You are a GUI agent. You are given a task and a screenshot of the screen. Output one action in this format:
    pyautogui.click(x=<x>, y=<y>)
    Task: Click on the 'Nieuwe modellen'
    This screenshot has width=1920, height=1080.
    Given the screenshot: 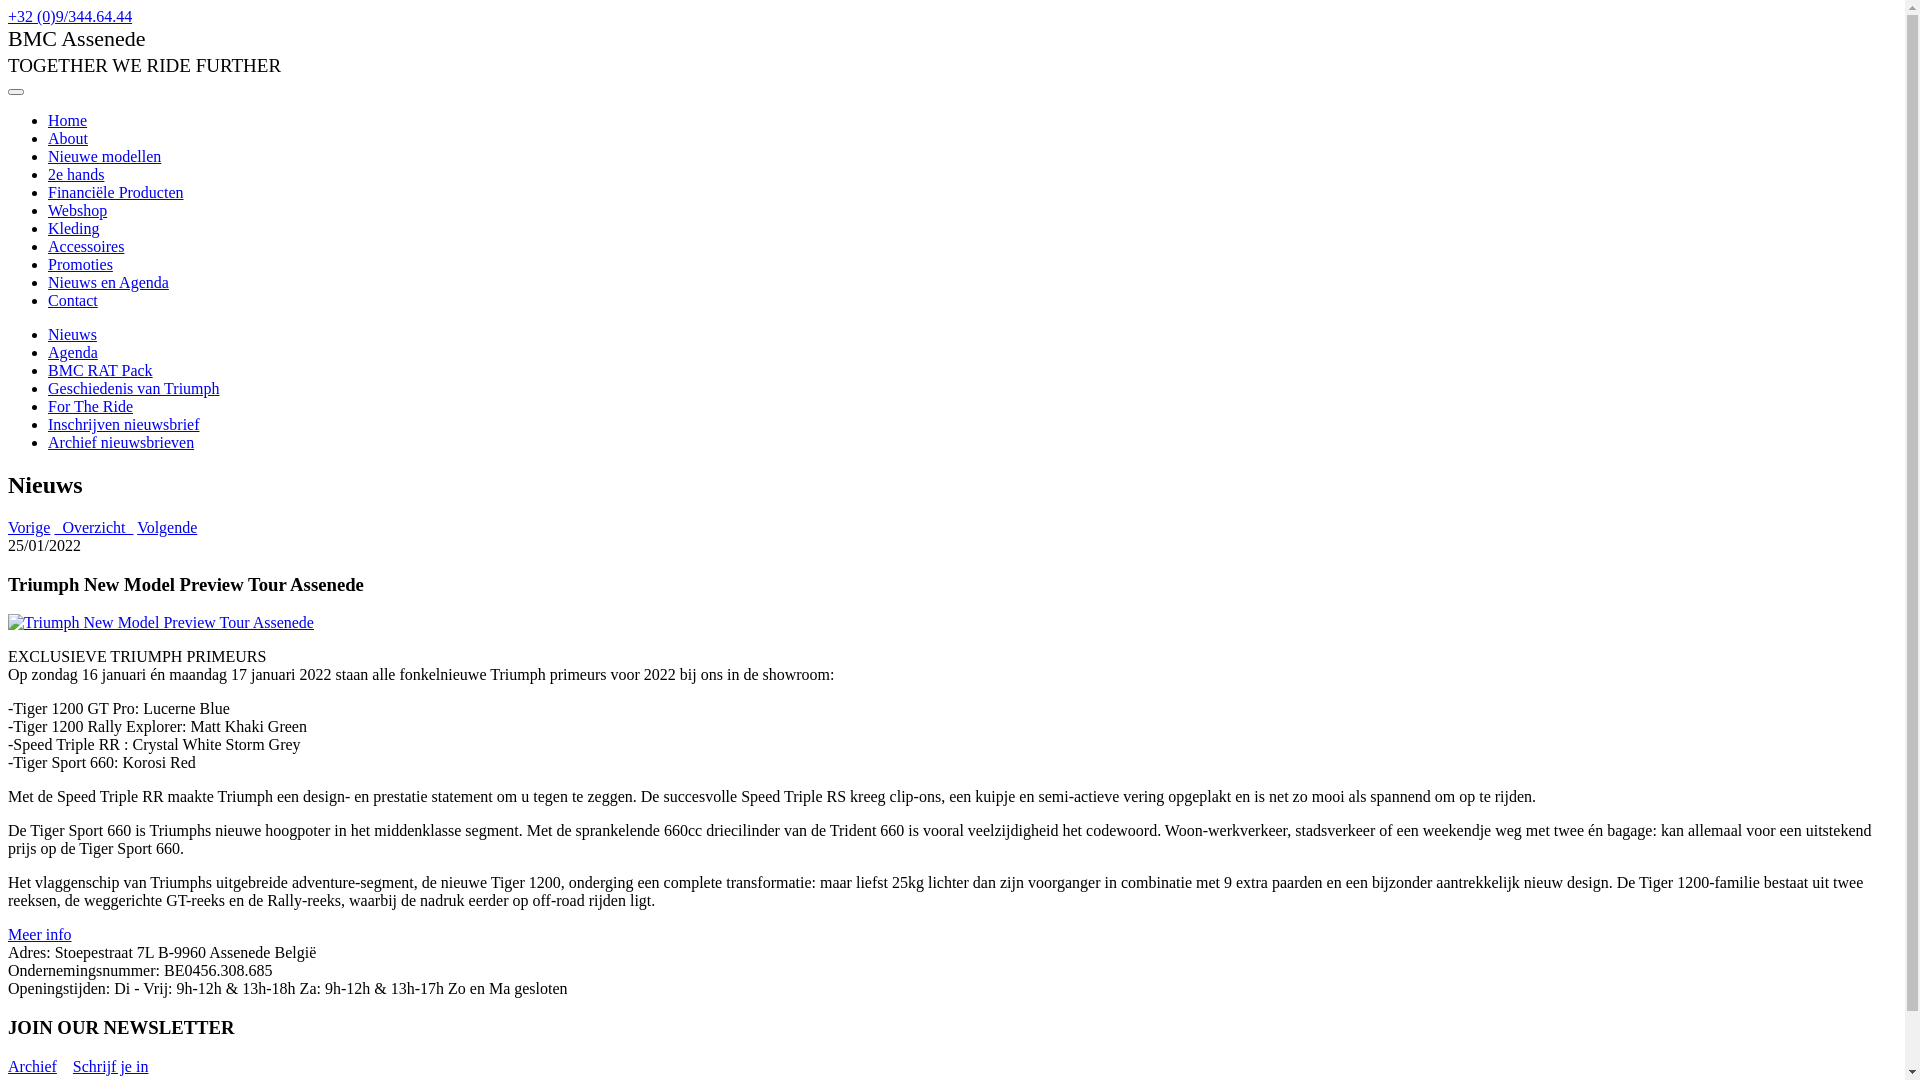 What is the action you would take?
    pyautogui.click(x=103, y=155)
    